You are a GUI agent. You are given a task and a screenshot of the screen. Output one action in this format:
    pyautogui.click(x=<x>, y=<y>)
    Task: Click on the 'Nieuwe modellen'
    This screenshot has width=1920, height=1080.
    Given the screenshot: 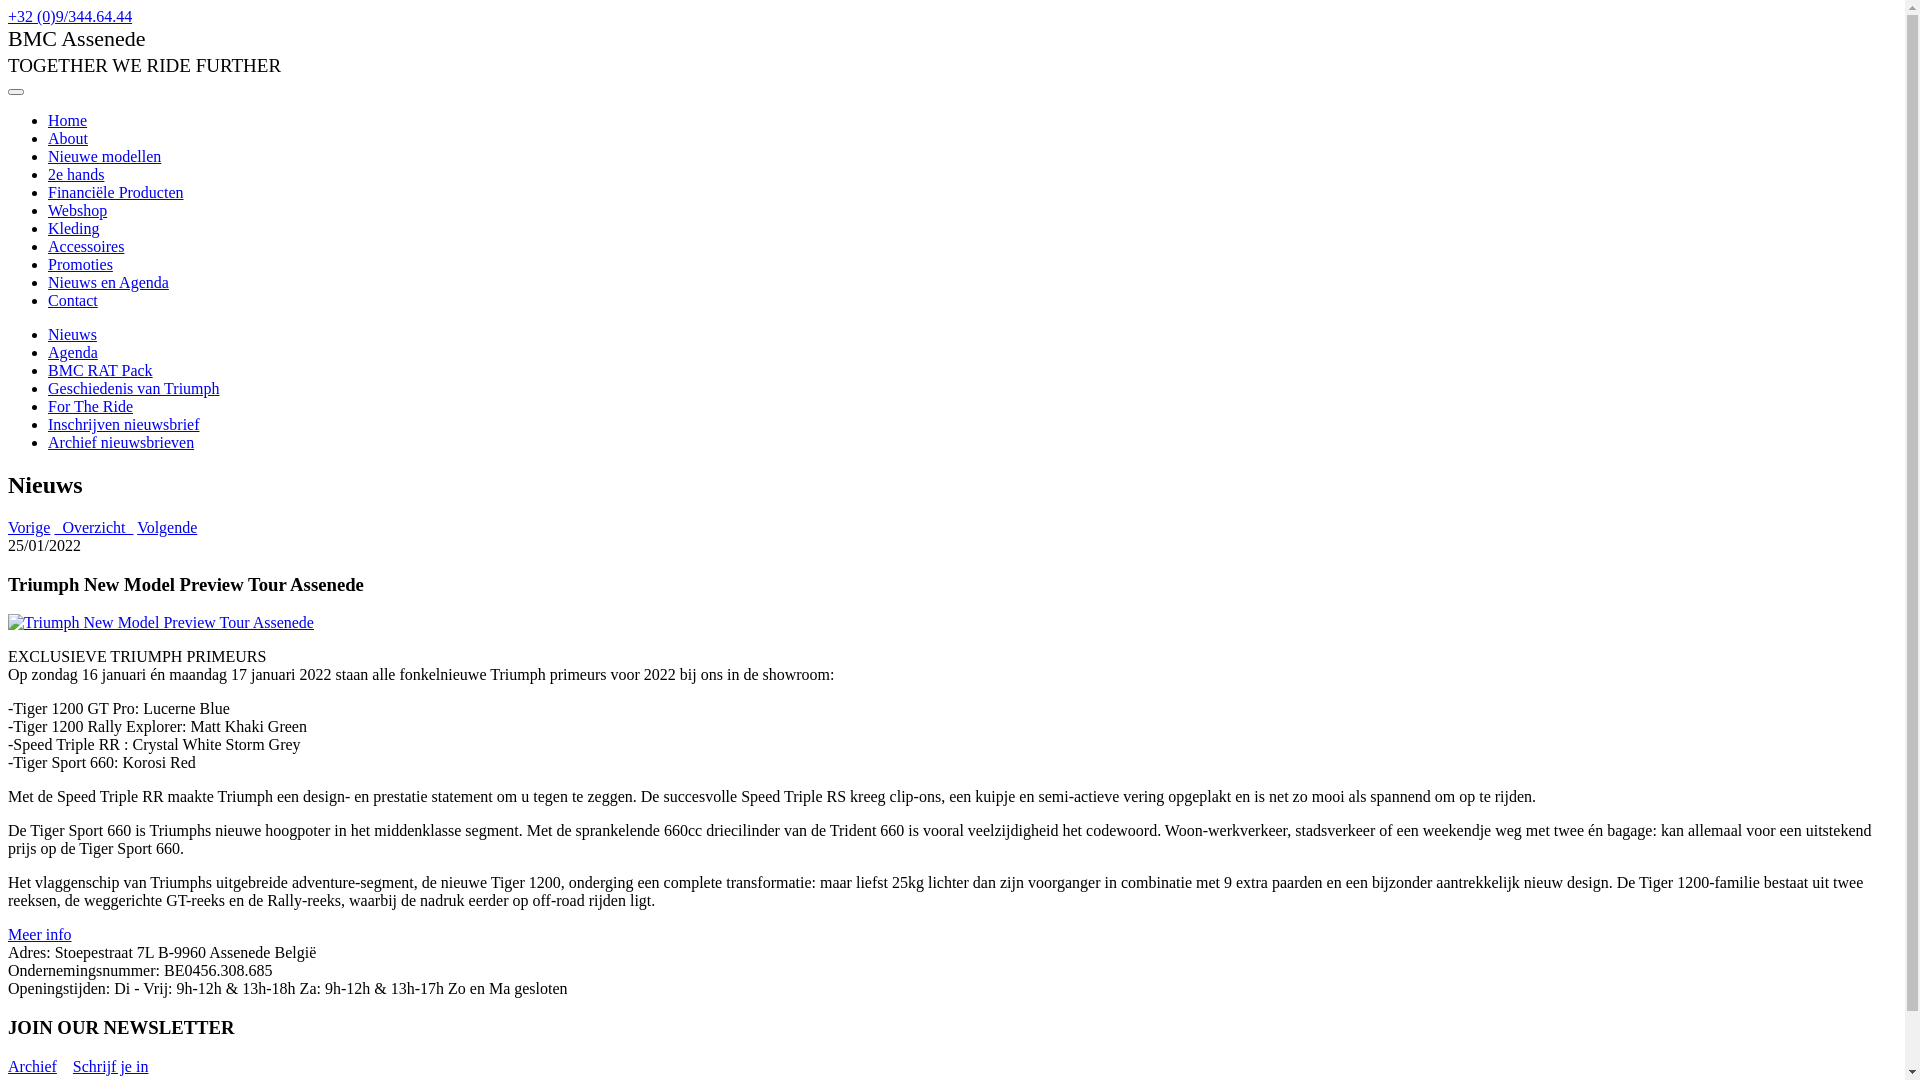 What is the action you would take?
    pyautogui.click(x=103, y=155)
    